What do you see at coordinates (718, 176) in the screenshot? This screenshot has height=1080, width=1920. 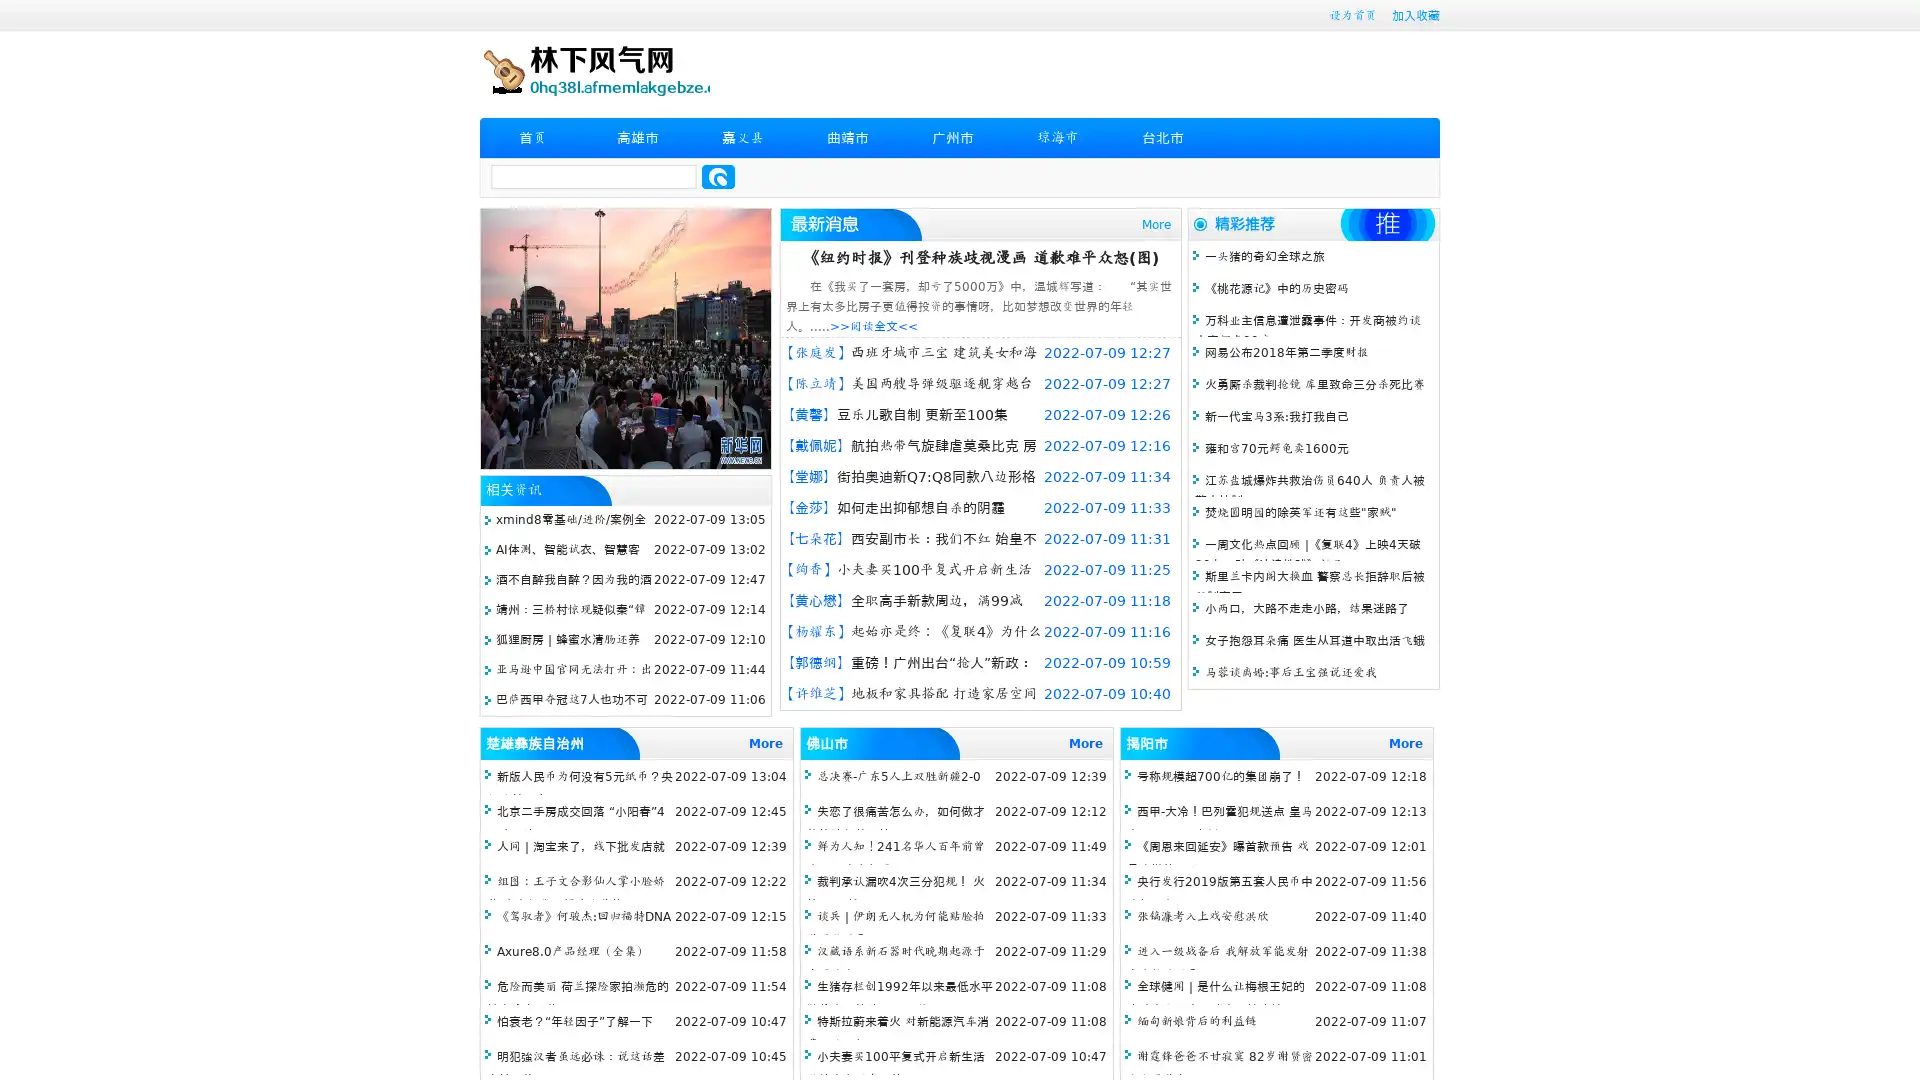 I see `Search` at bounding box center [718, 176].